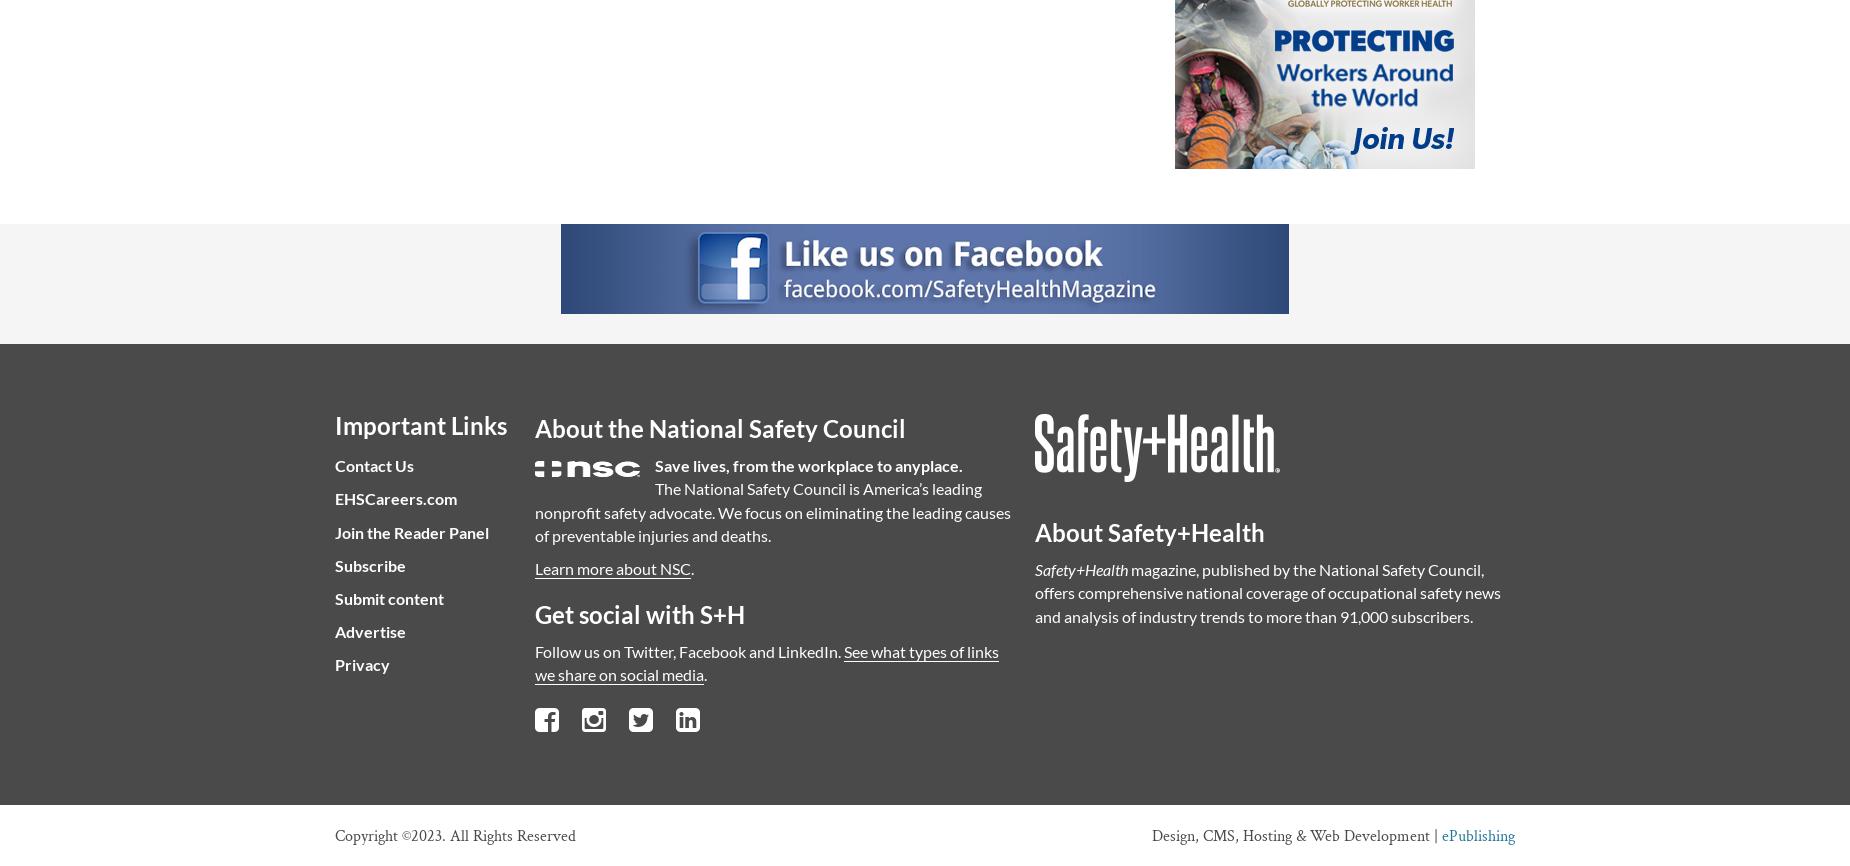  What do you see at coordinates (410, 531) in the screenshot?
I see `'Join the Reader Panel'` at bounding box center [410, 531].